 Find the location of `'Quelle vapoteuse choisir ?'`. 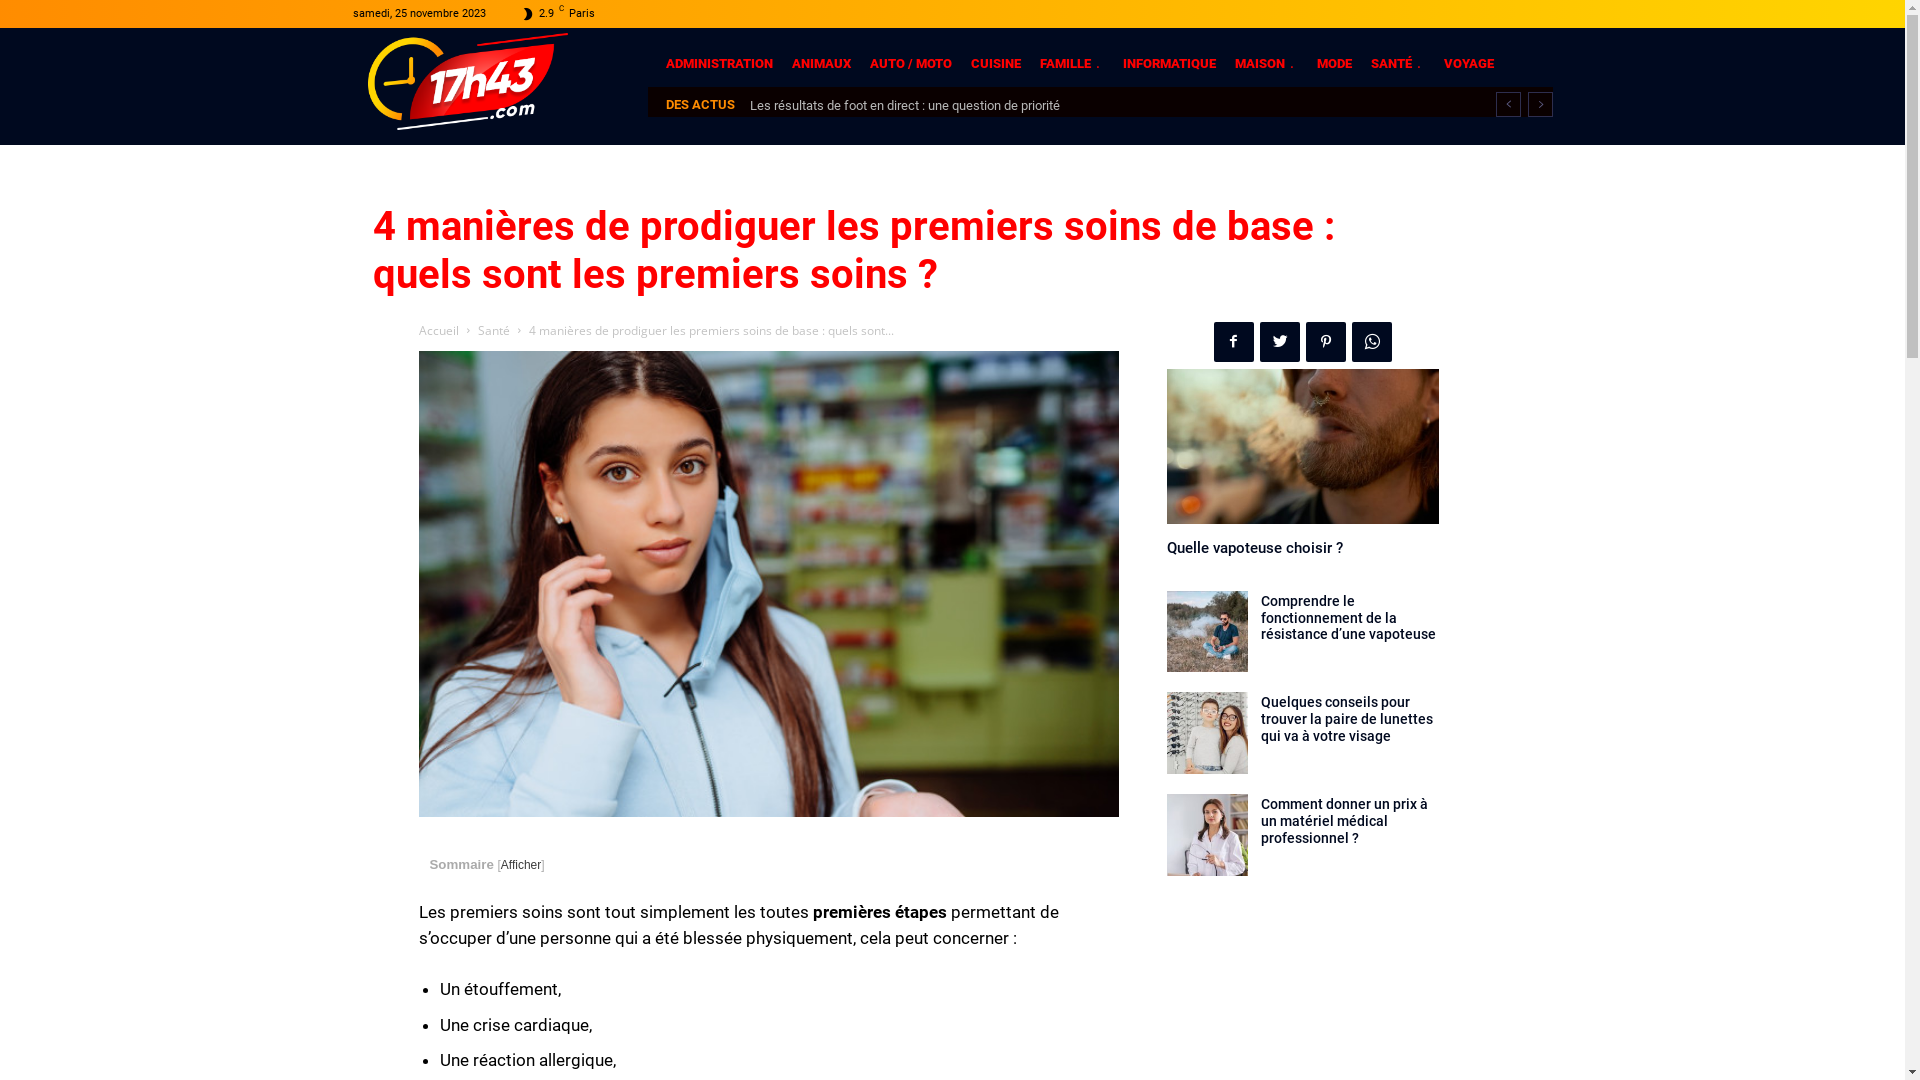

'Quelle vapoteuse choisir ?' is located at coordinates (1252, 547).